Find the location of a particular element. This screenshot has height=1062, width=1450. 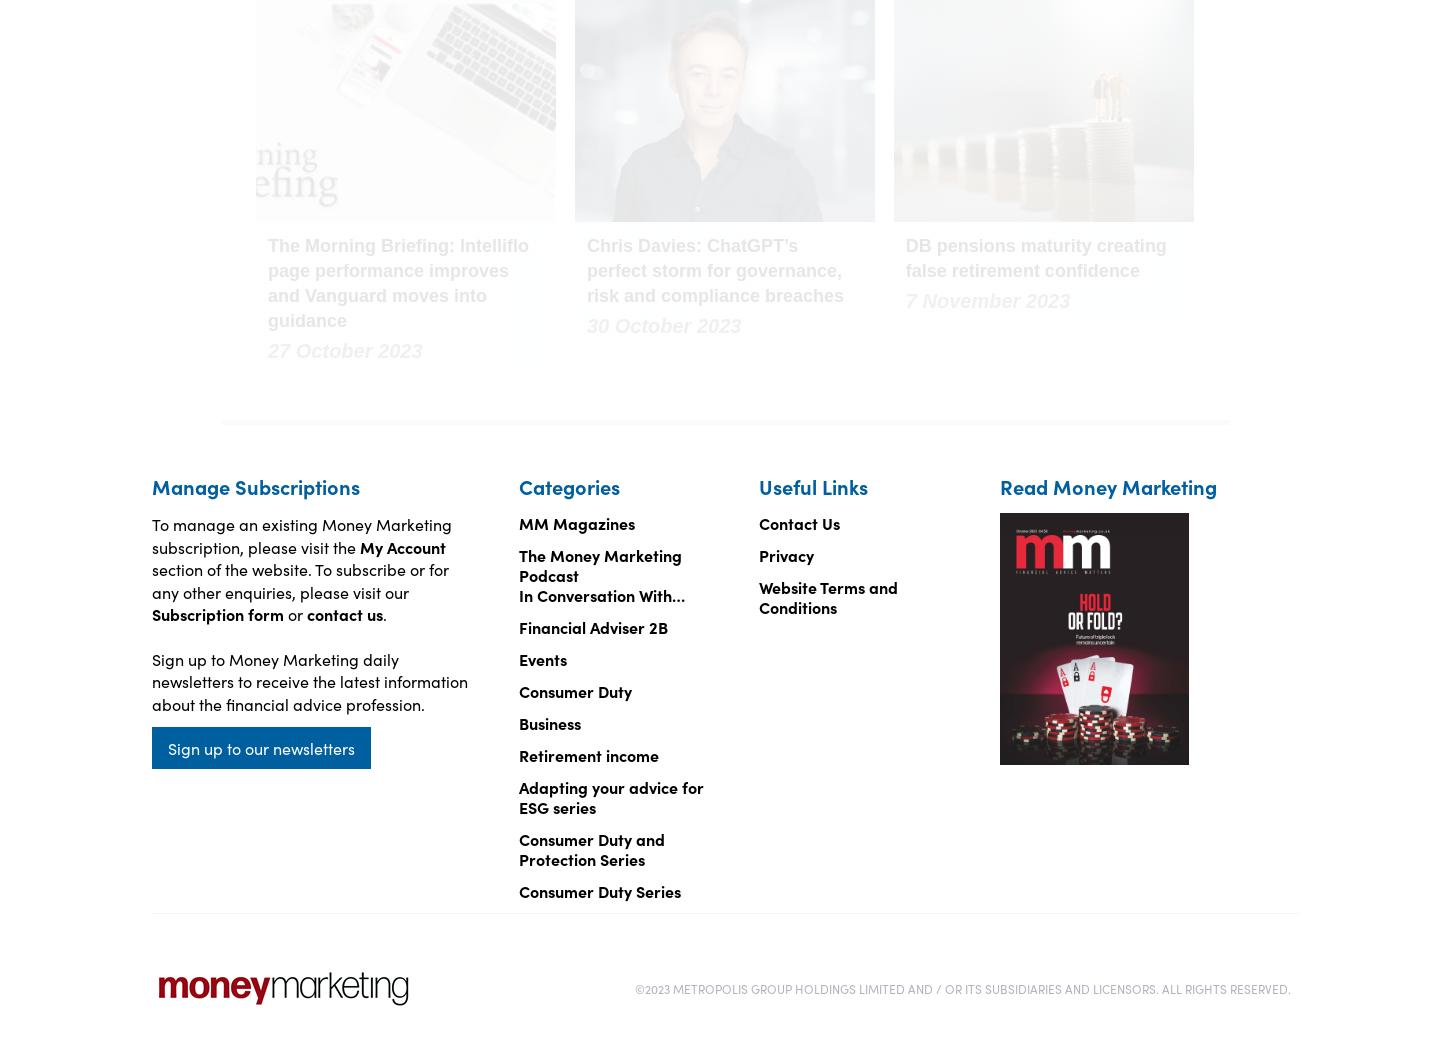

'The Morning Briefing: Intelliflo page performance improves and Vanguard moves into guidance' is located at coordinates (397, 282).